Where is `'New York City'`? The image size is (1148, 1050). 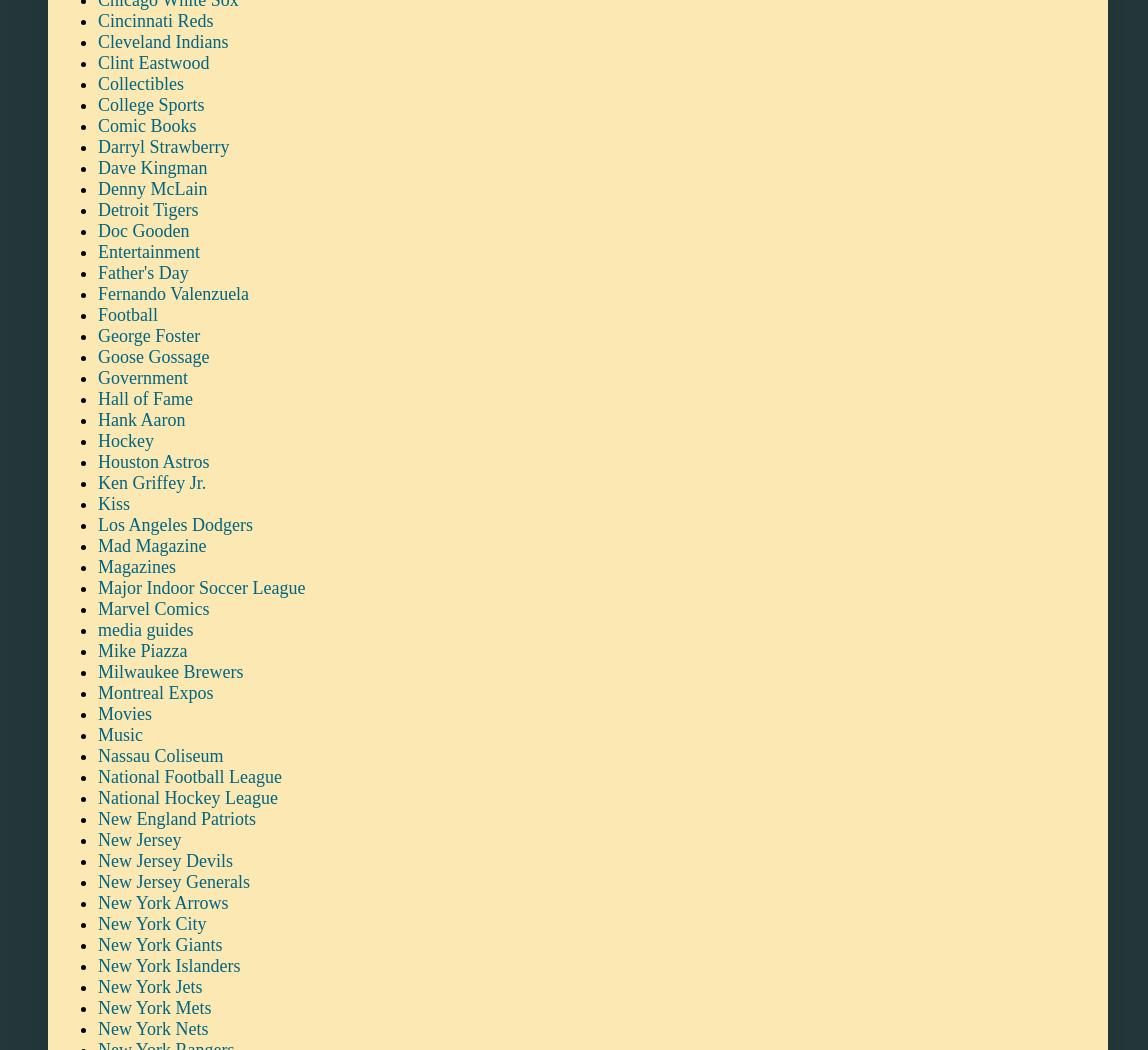
'New York City' is located at coordinates (151, 922).